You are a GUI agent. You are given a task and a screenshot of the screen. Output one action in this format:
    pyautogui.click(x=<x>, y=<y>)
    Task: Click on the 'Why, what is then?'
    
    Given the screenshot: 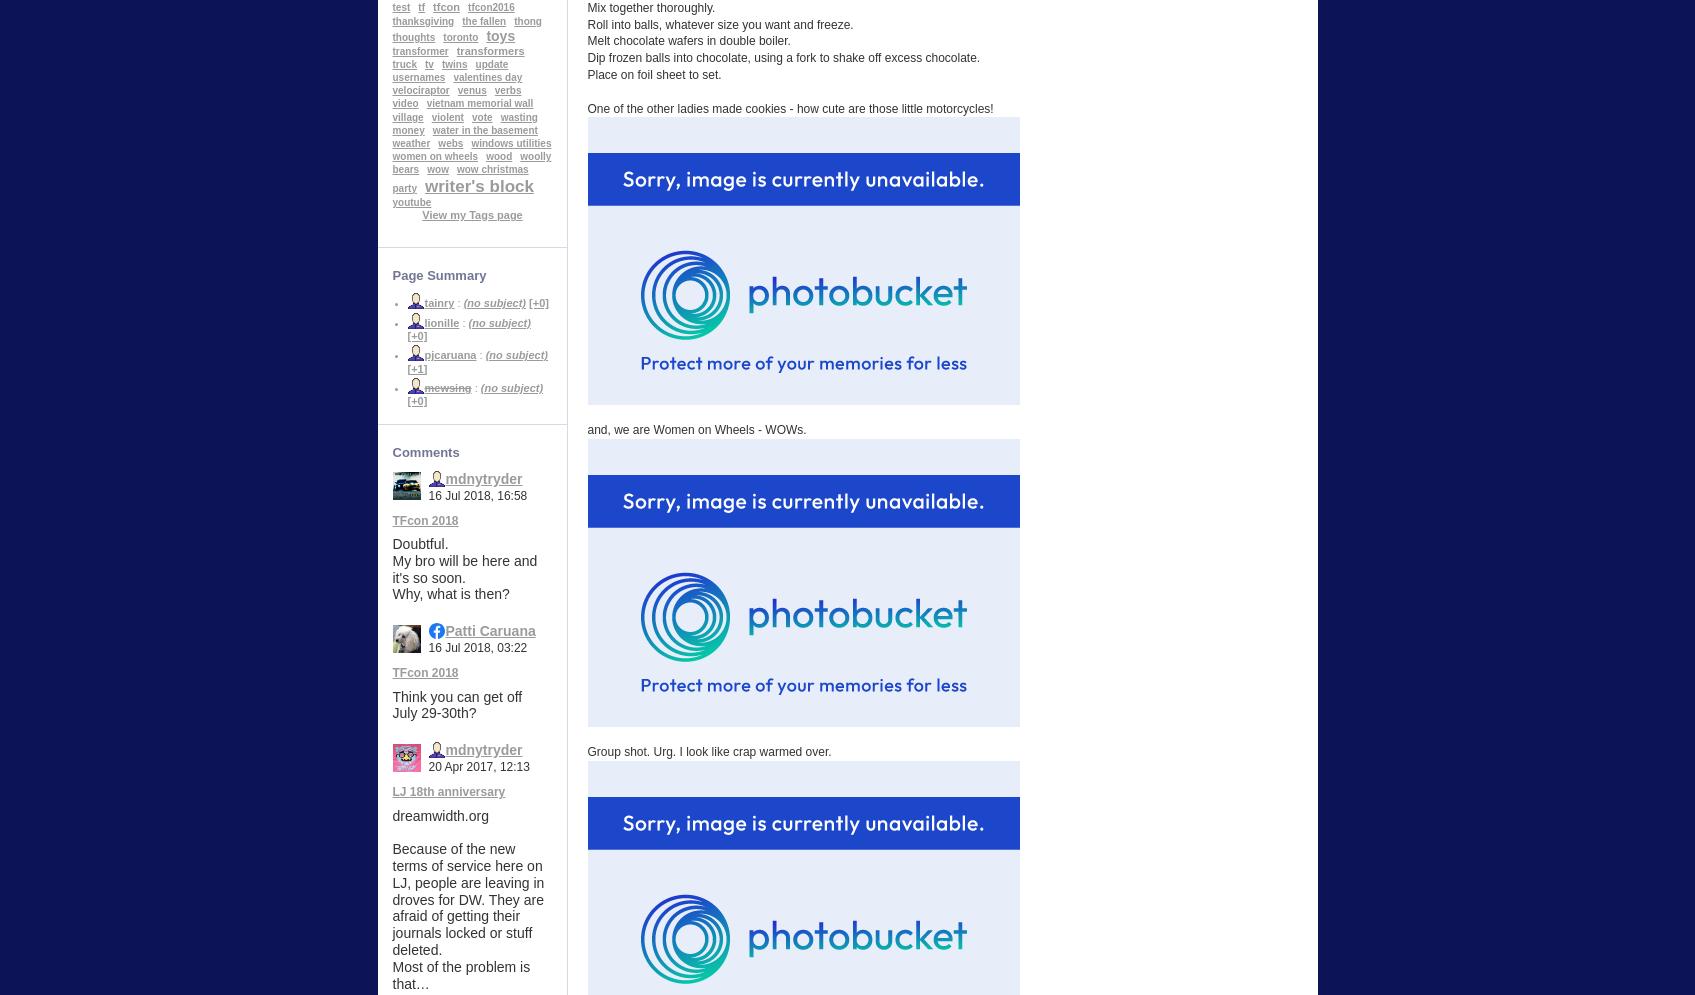 What is the action you would take?
    pyautogui.click(x=450, y=593)
    